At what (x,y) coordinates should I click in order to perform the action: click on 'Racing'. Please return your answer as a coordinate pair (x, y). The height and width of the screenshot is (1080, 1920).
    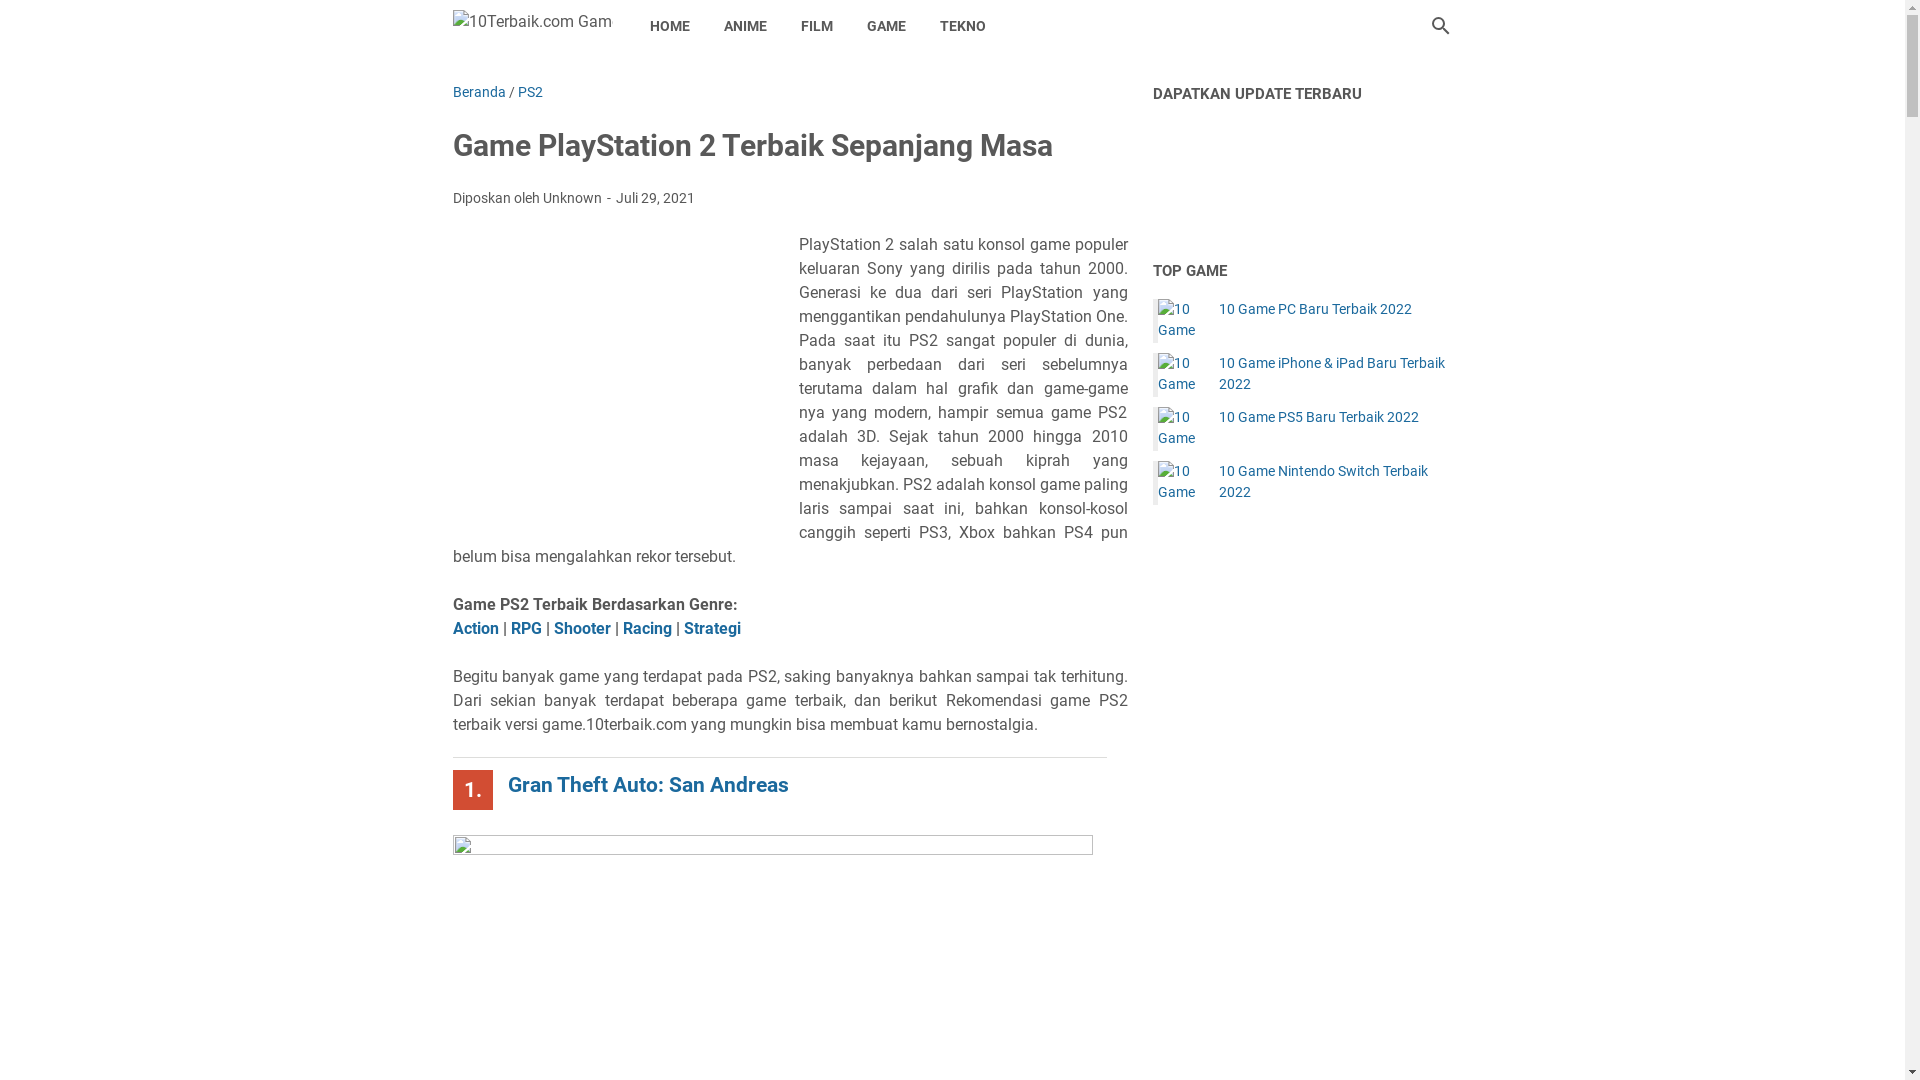
    Looking at the image, I should click on (646, 627).